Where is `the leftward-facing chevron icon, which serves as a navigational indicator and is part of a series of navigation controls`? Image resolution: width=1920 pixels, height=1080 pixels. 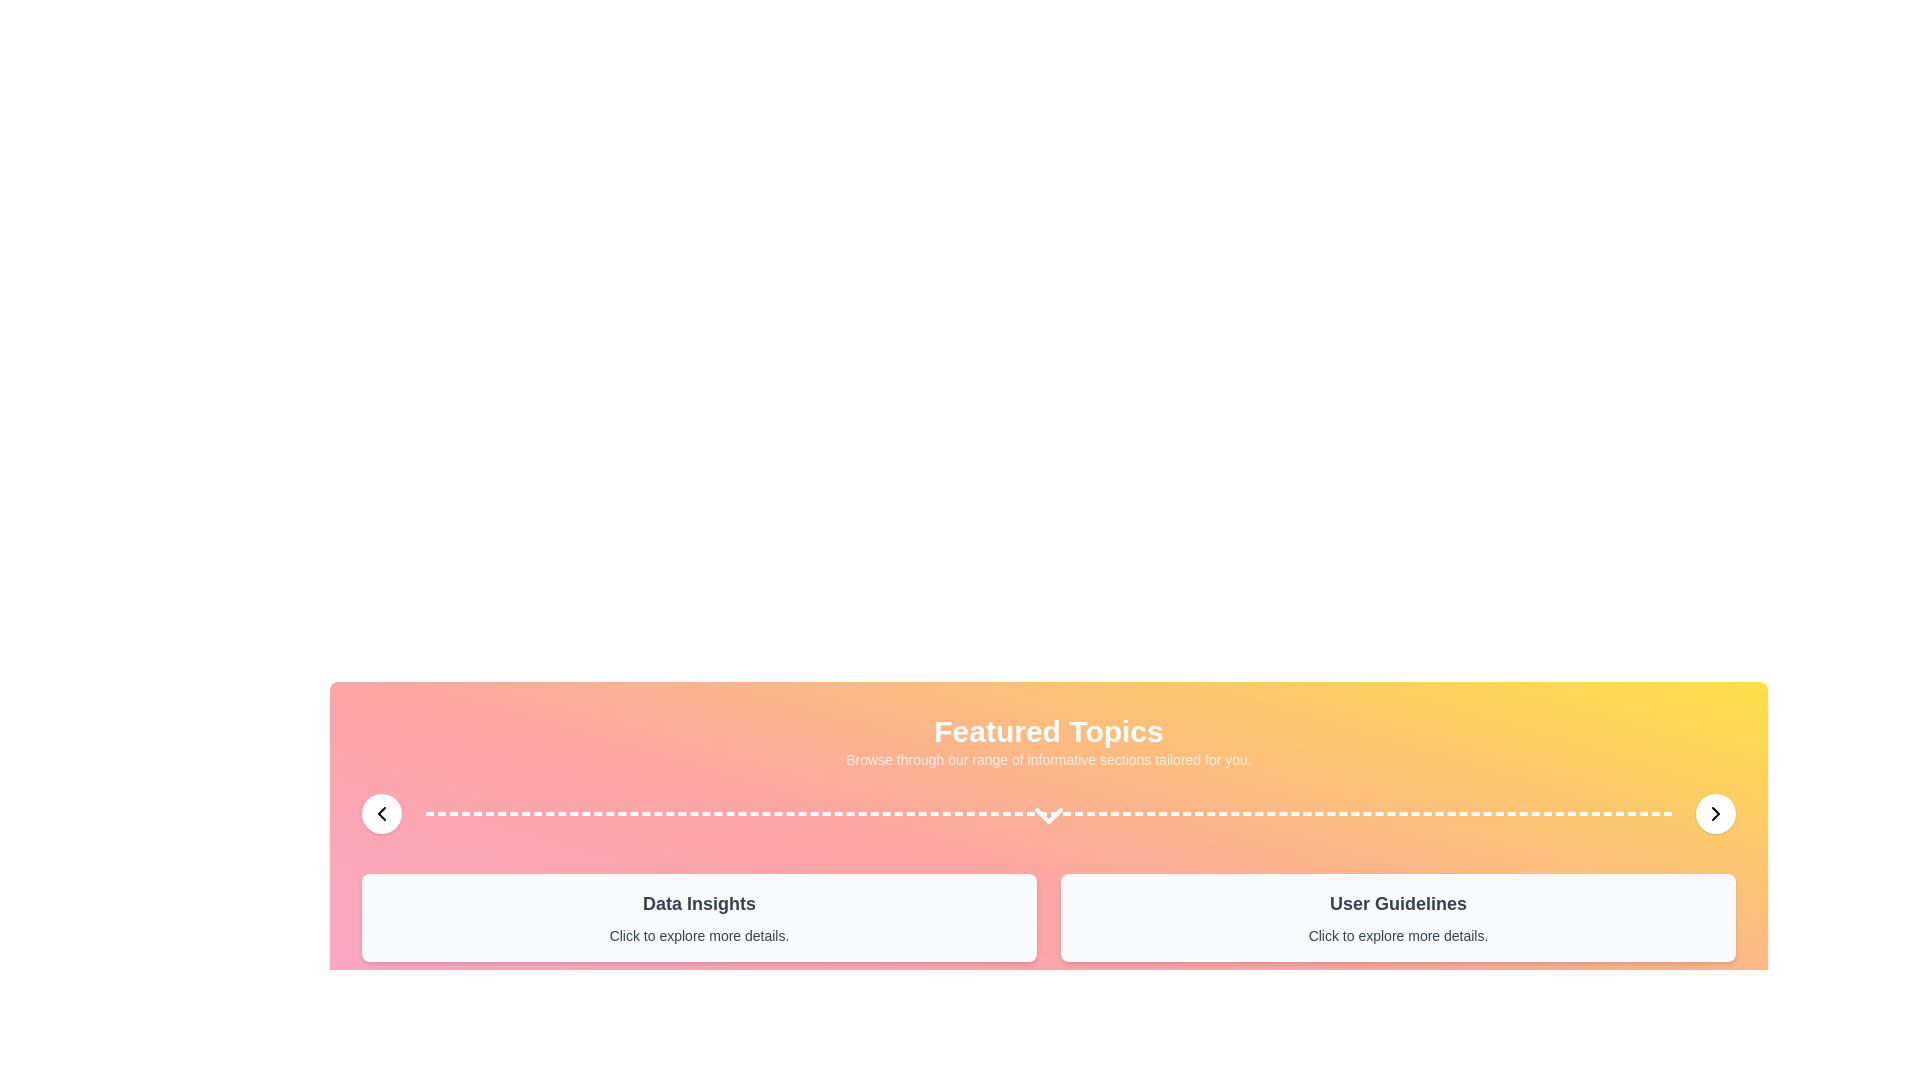 the leftward-facing chevron icon, which serves as a navigational indicator and is part of a series of navigation controls is located at coordinates (382, 813).